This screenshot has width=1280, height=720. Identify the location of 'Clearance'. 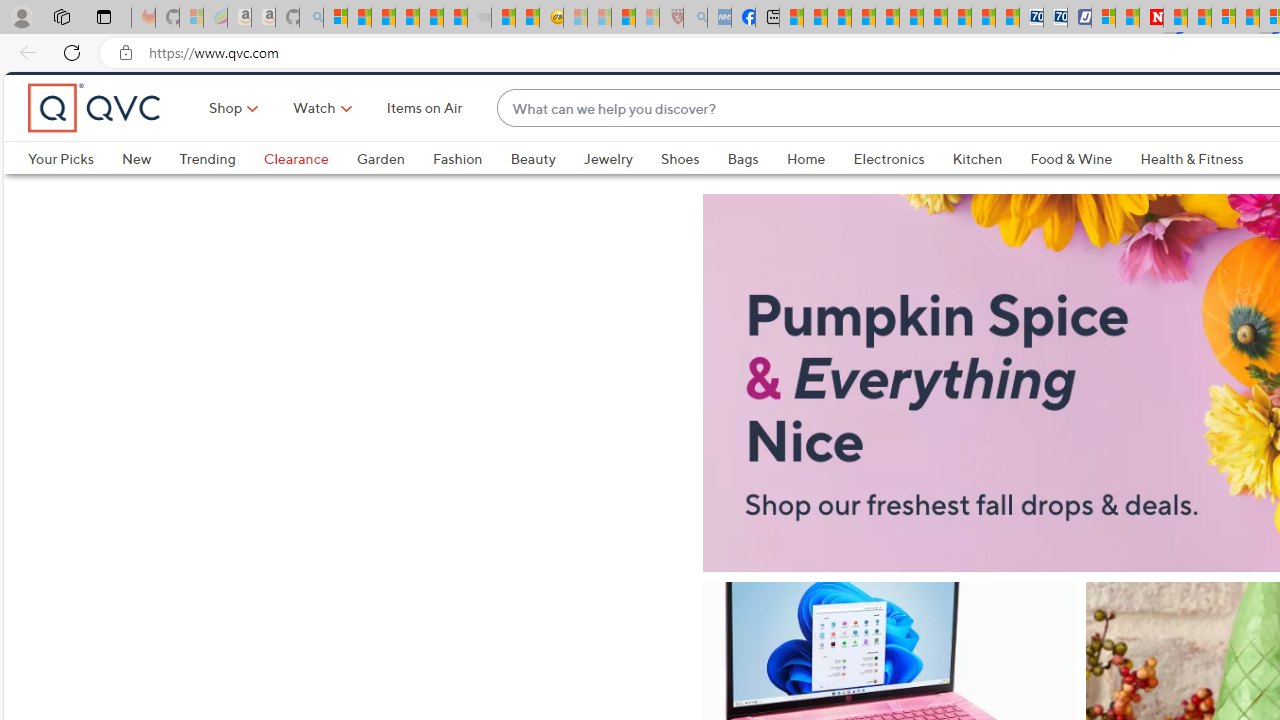
(294, 192).